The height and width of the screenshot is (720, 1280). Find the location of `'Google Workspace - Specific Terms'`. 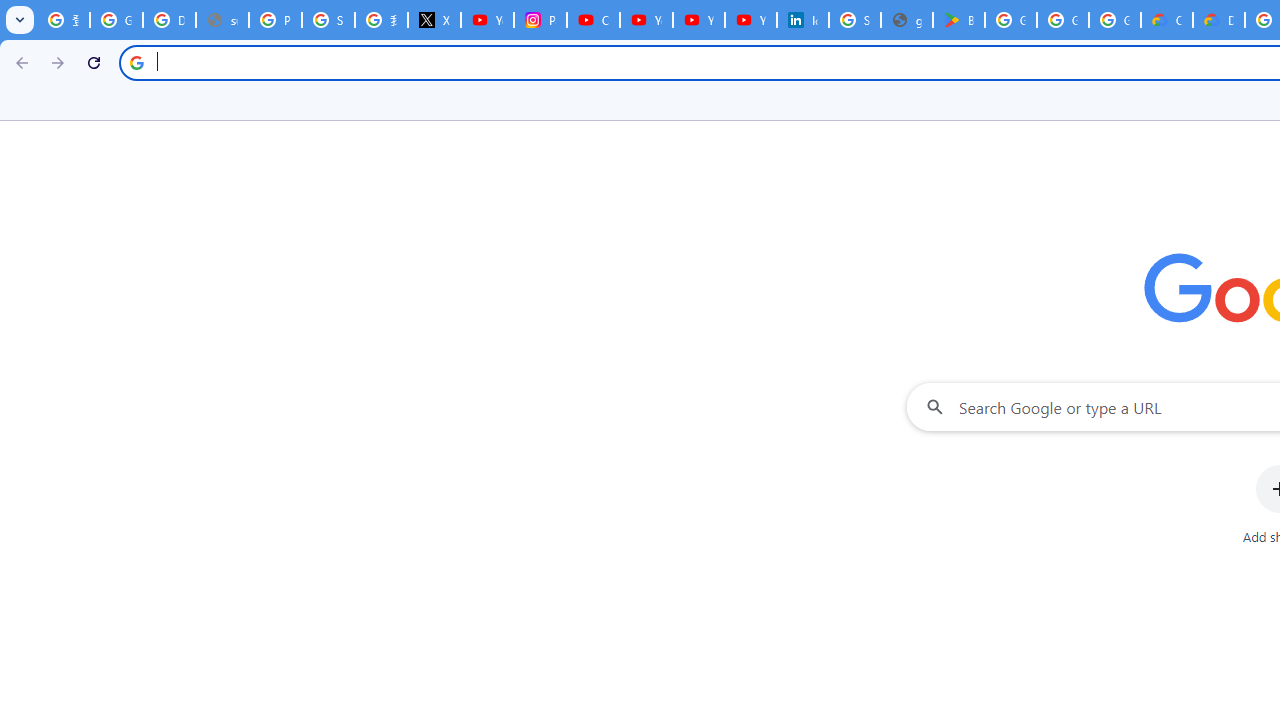

'Google Workspace - Specific Terms' is located at coordinates (1113, 20).